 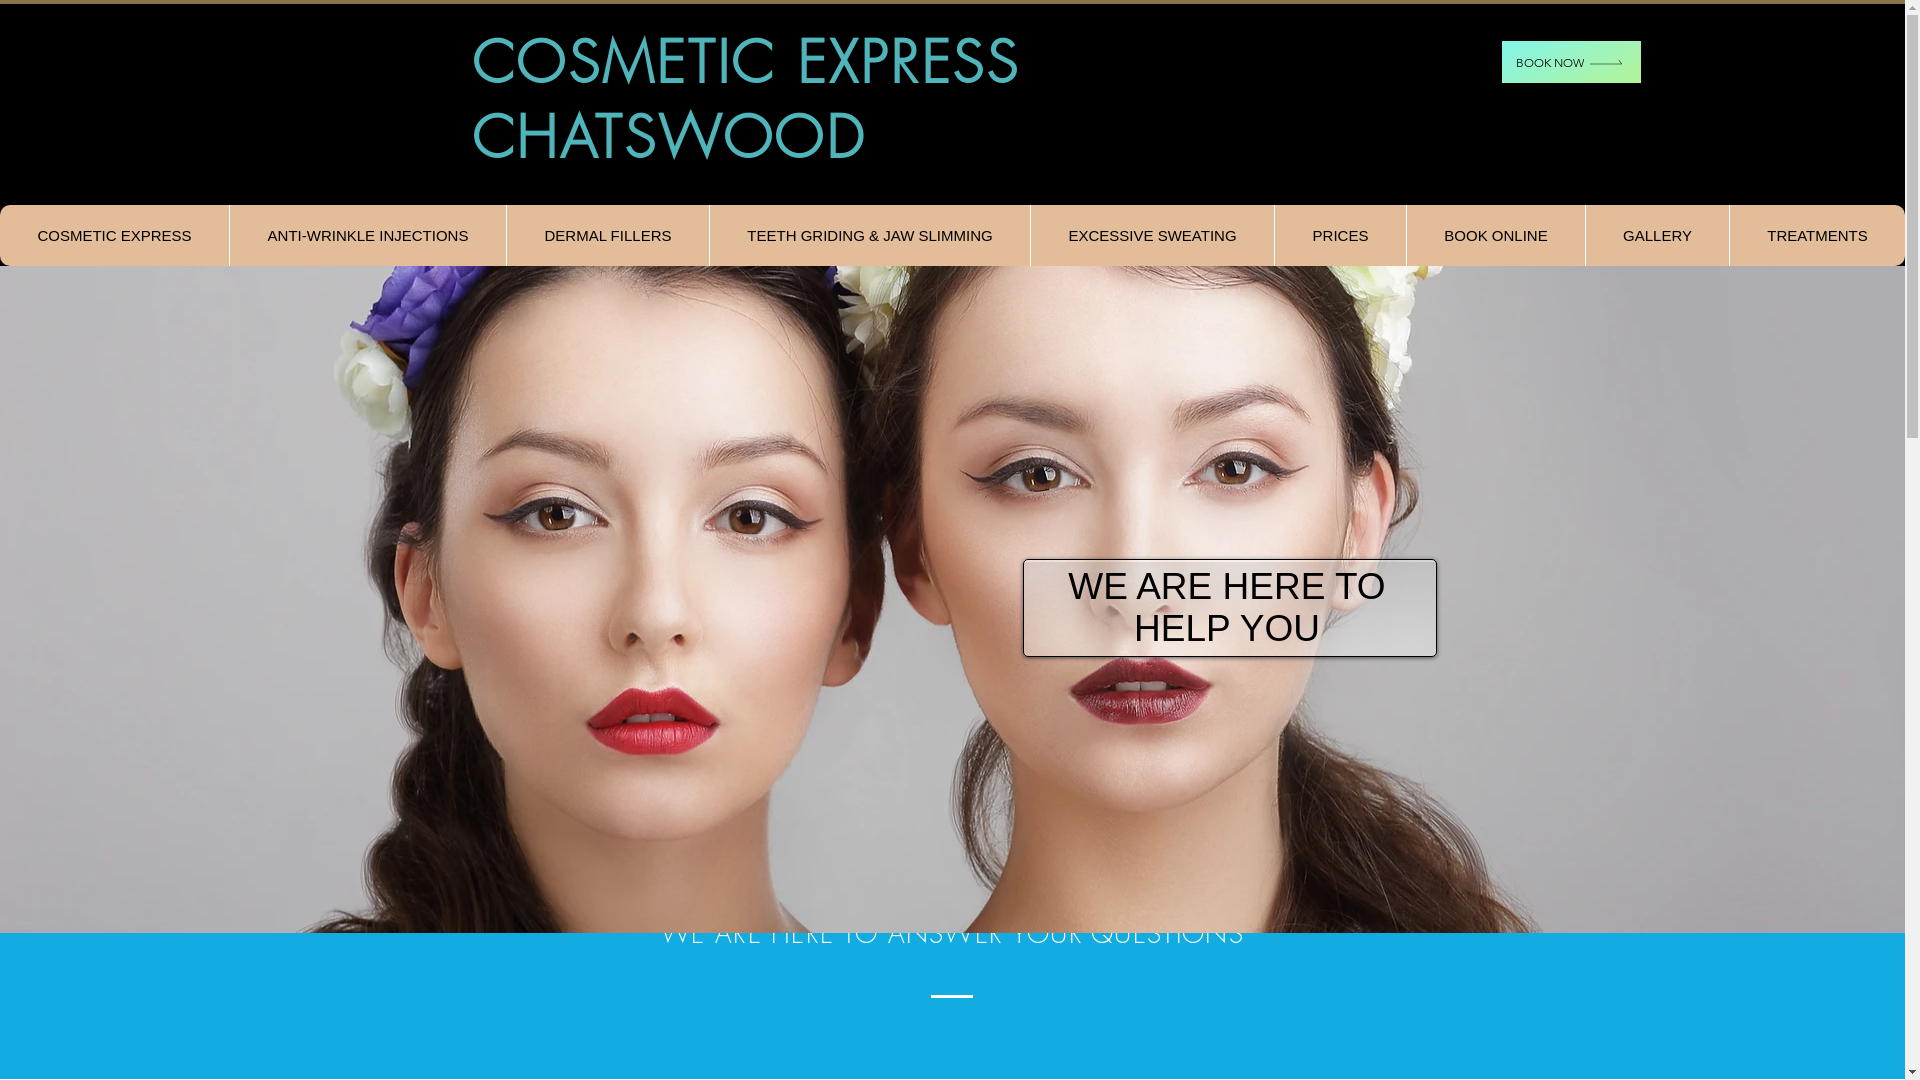 I want to click on 'GALLERY', so click(x=1656, y=234).